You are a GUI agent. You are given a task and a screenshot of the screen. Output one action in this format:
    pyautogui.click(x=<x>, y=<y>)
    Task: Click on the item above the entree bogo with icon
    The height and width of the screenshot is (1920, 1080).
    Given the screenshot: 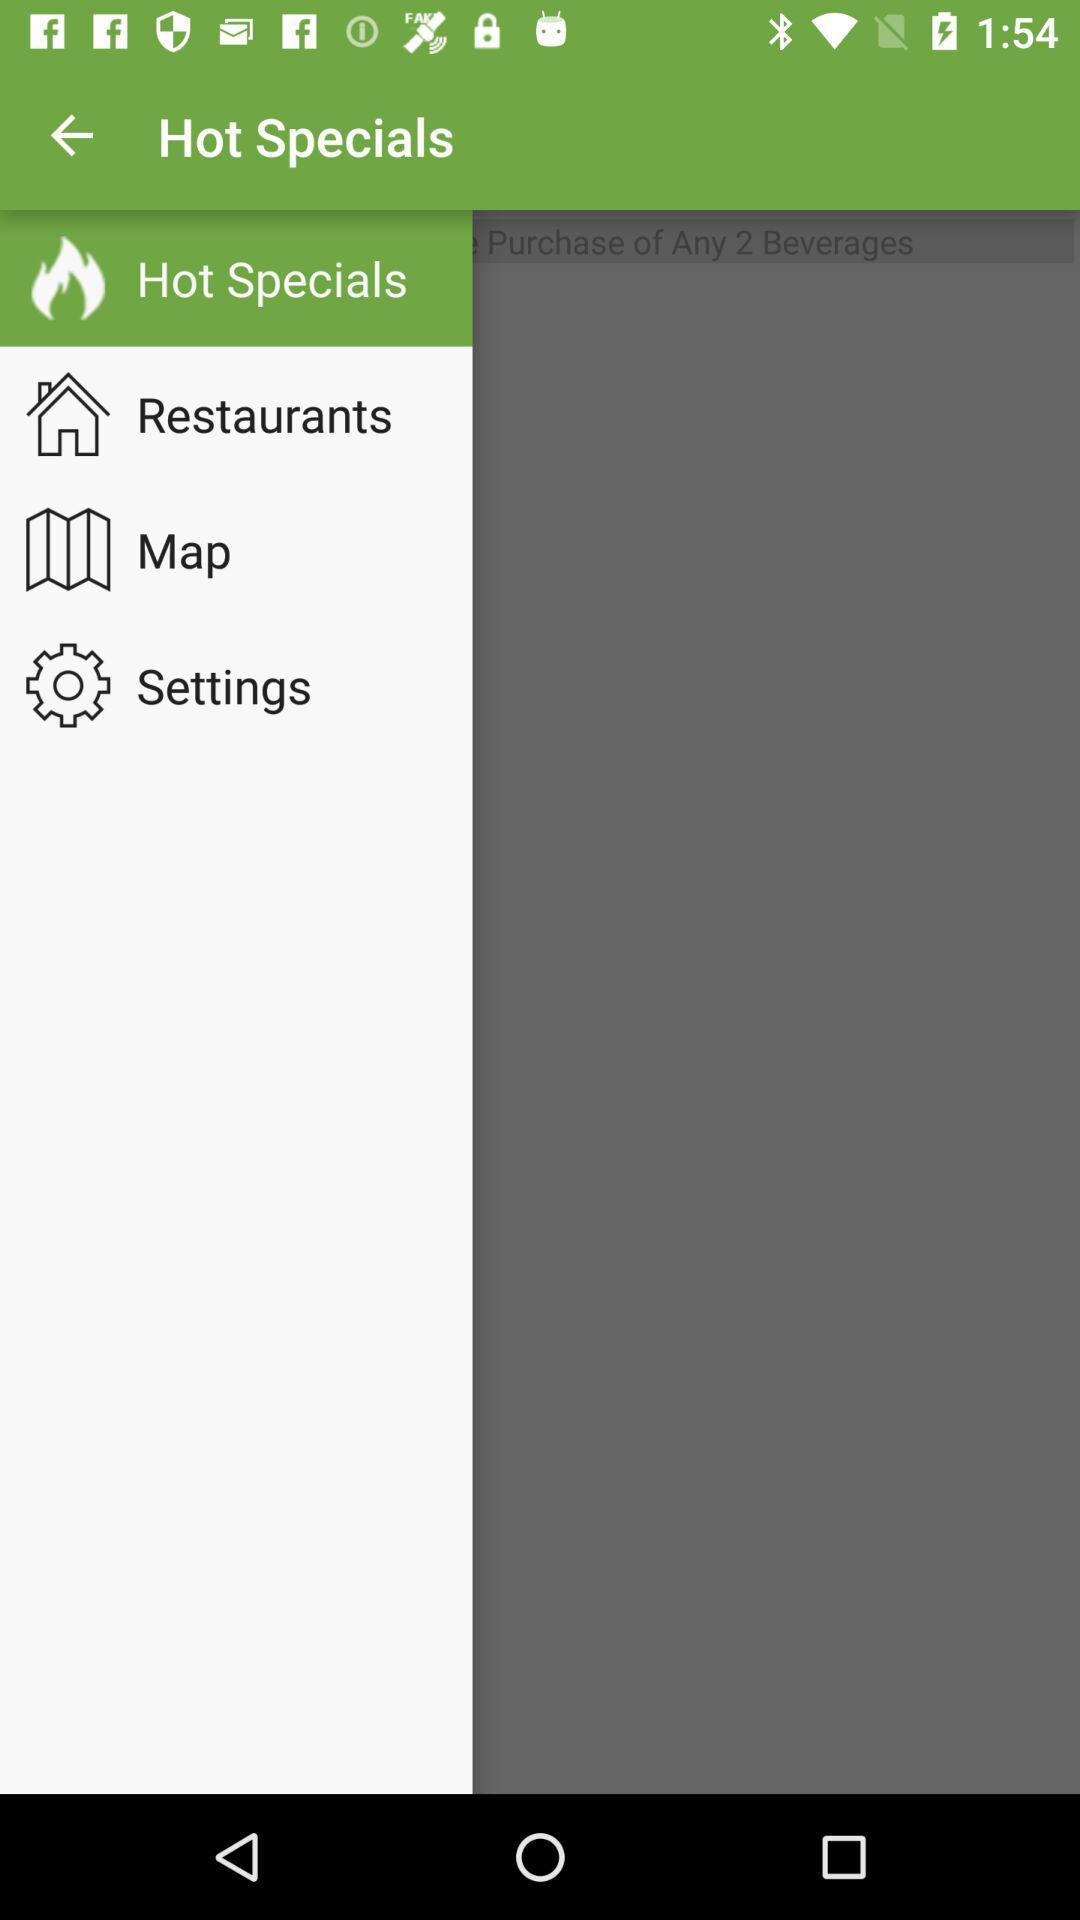 What is the action you would take?
    pyautogui.click(x=72, y=135)
    